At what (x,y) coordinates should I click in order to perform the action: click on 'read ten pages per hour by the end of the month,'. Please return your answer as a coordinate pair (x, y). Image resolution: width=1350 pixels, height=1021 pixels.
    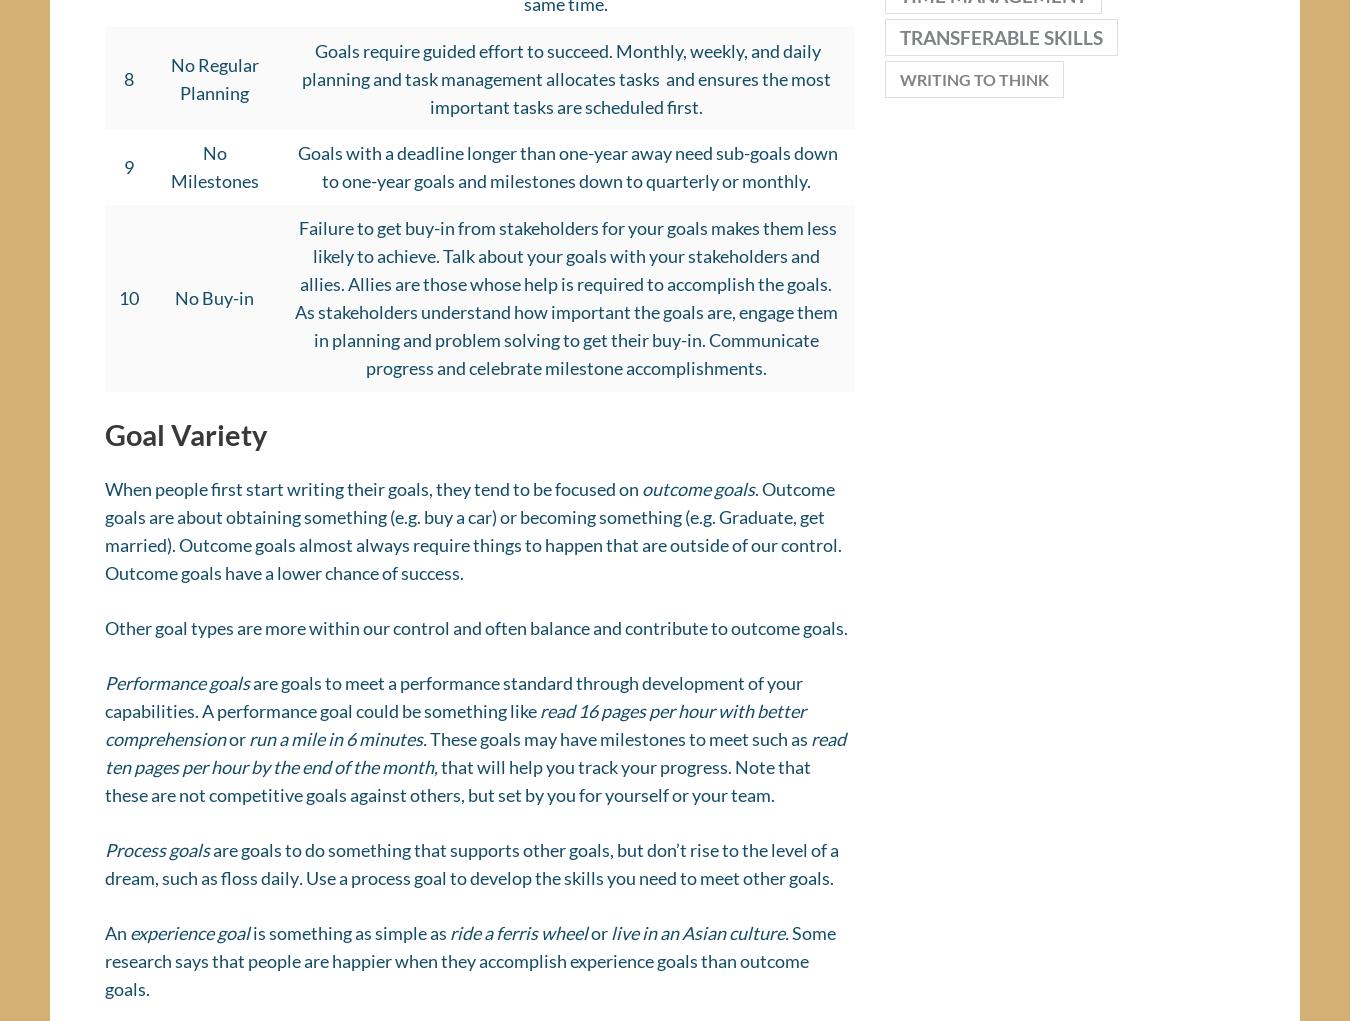
    Looking at the image, I should click on (474, 759).